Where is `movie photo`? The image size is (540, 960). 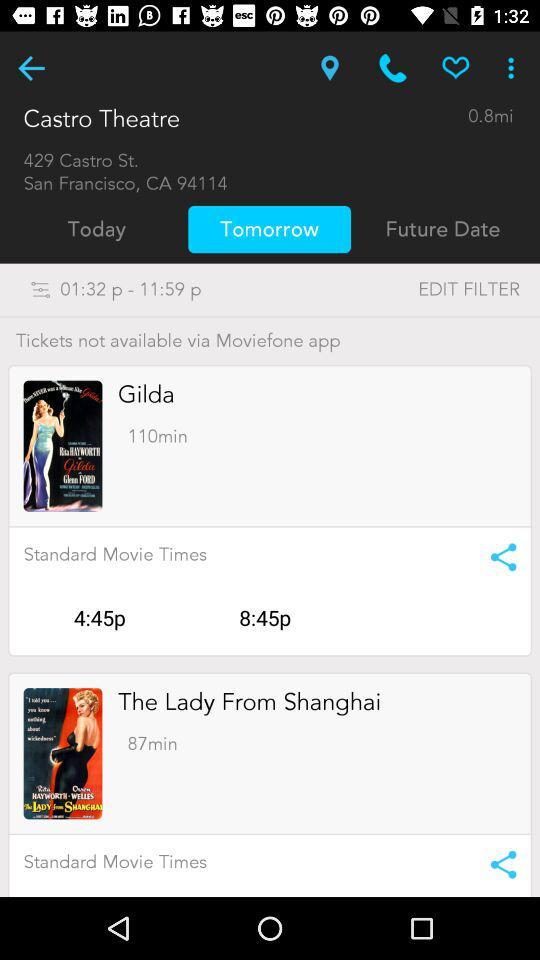 movie photo is located at coordinates (63, 752).